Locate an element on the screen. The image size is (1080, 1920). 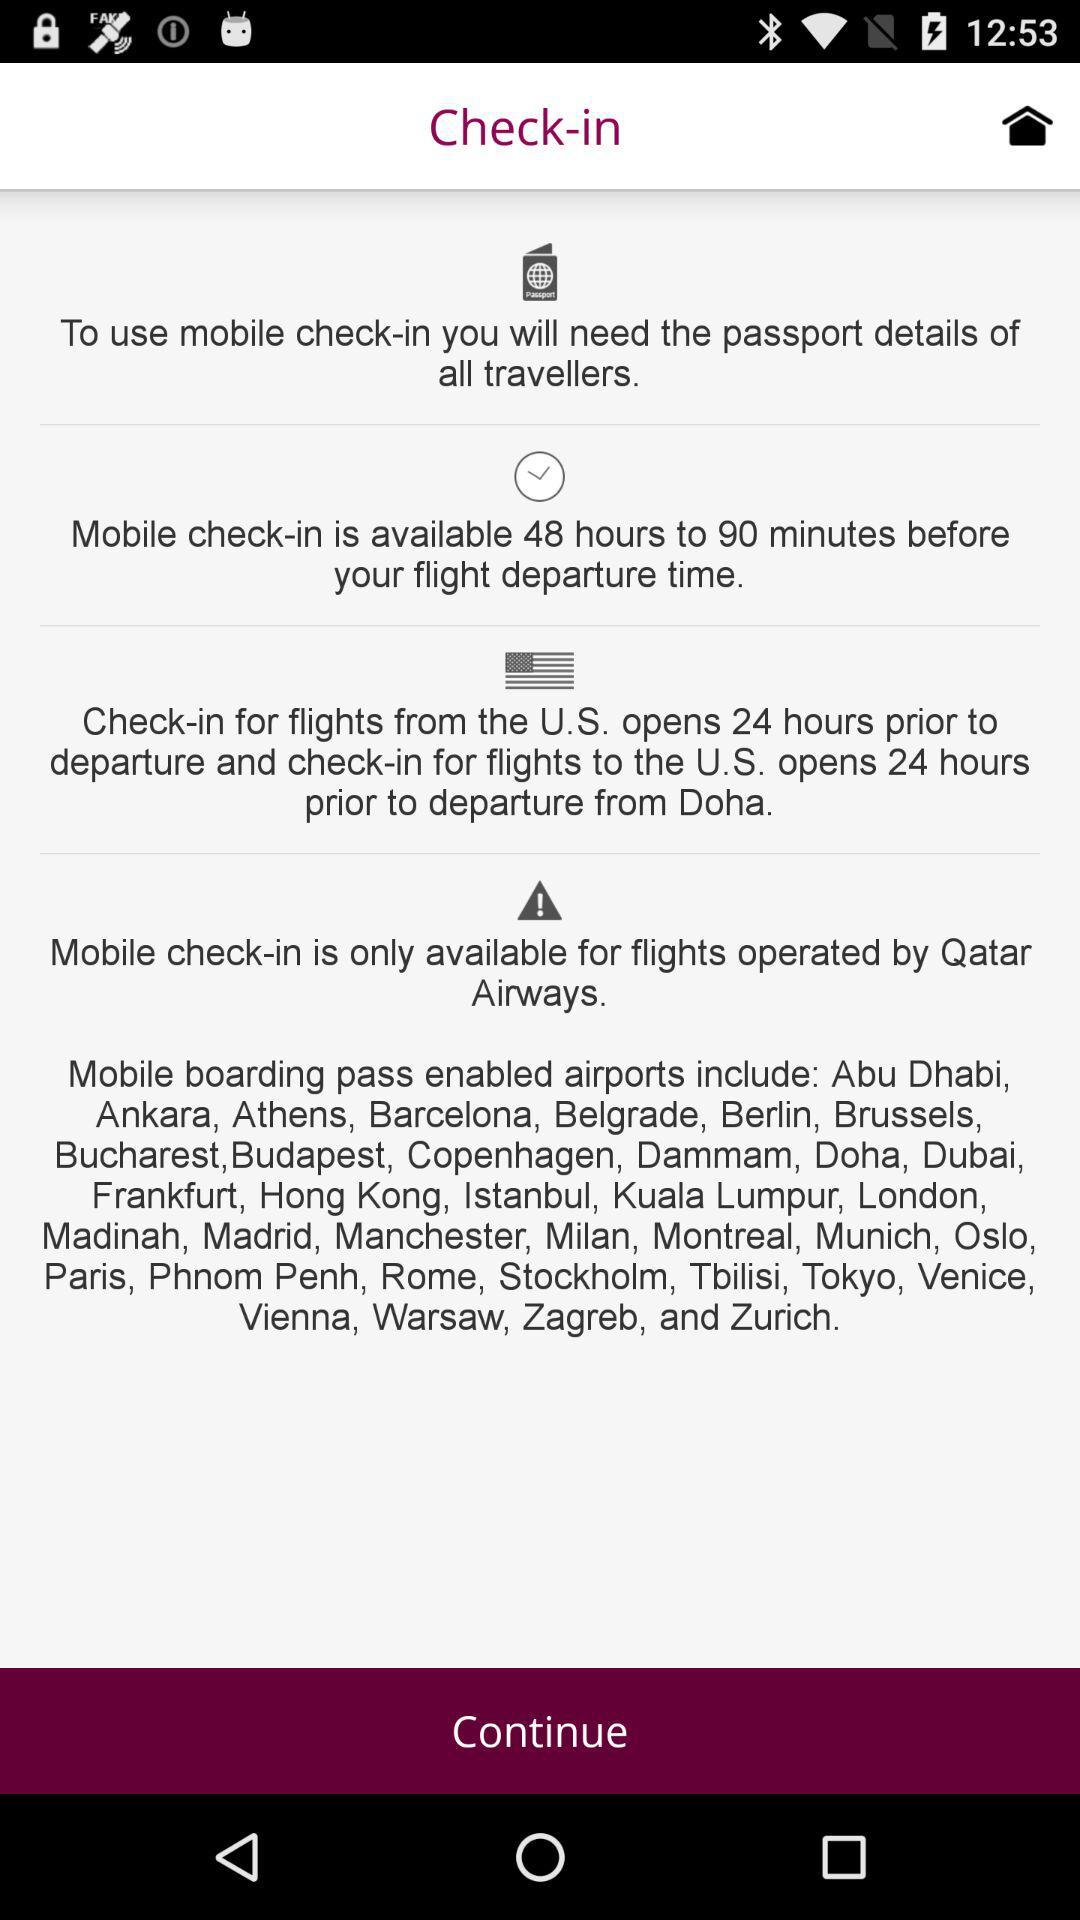
the icon next to the check-in item is located at coordinates (1027, 124).